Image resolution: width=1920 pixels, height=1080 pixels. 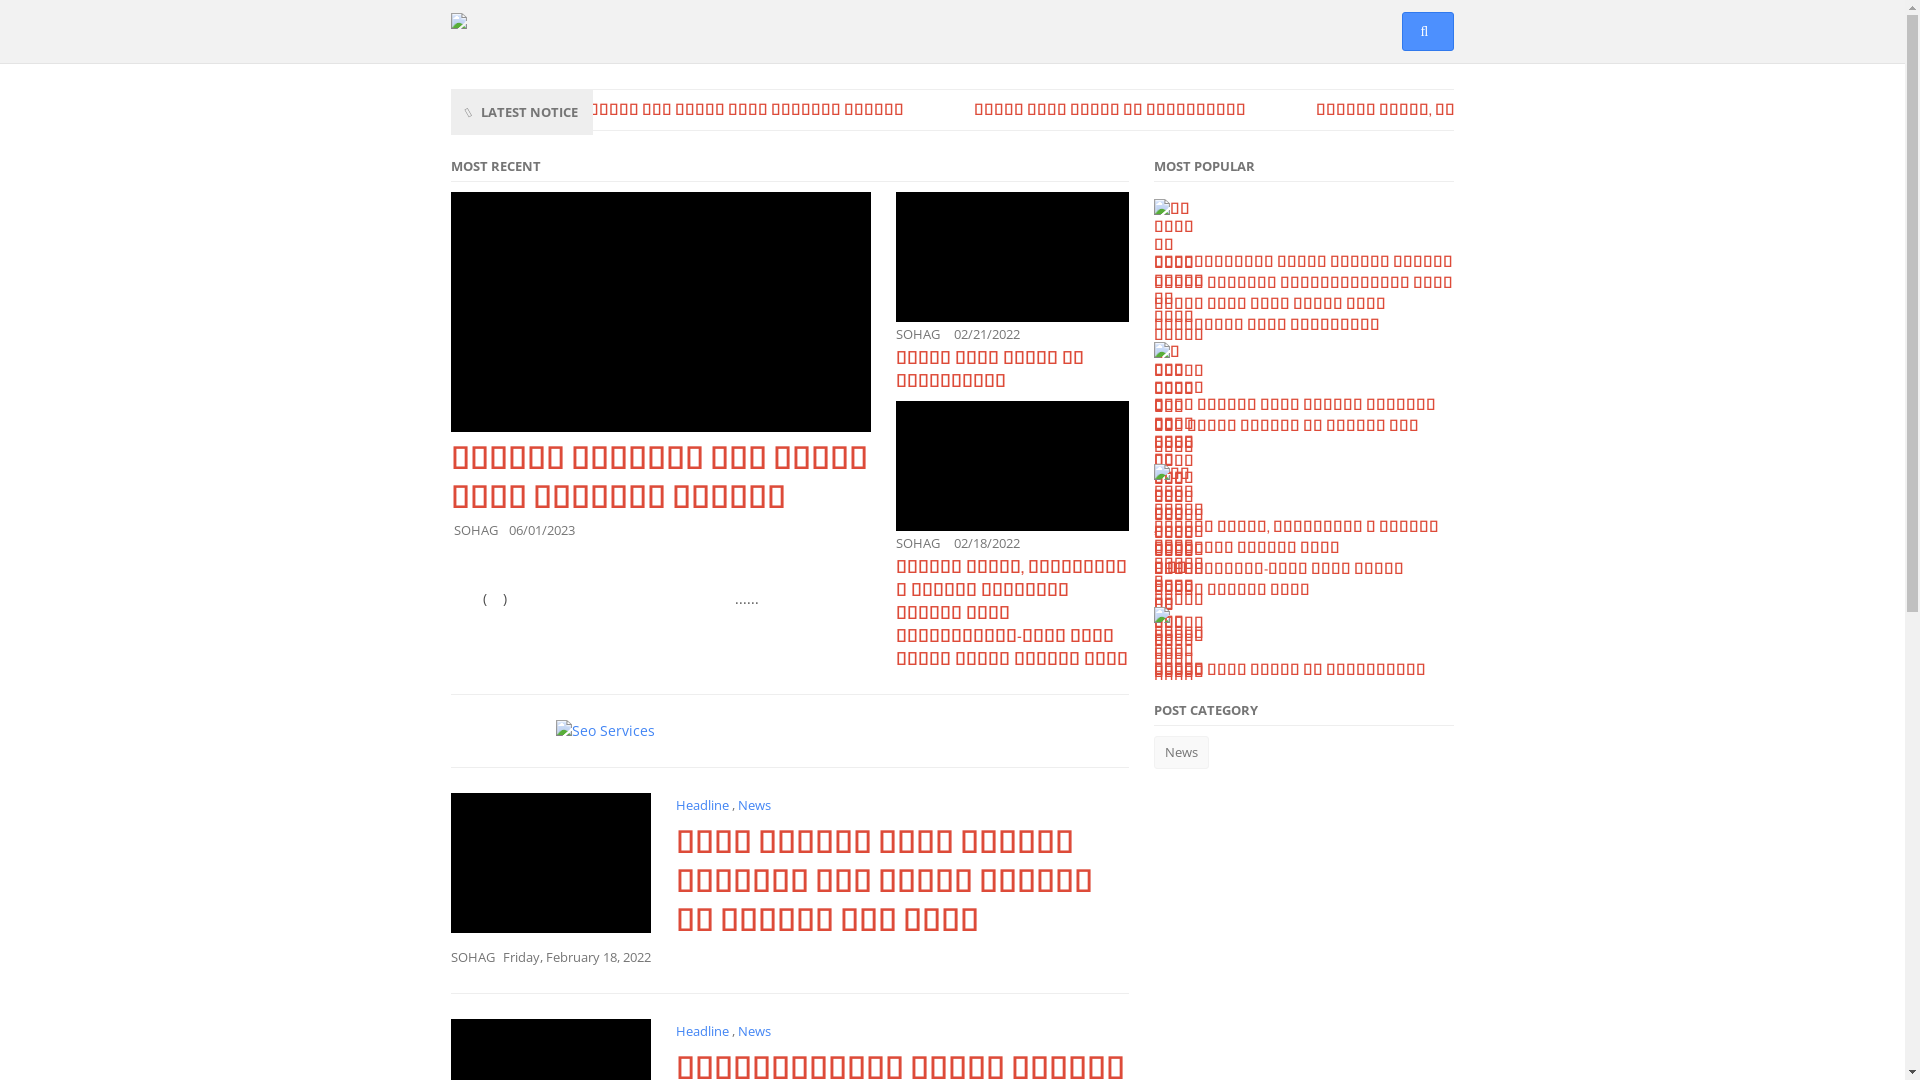 What do you see at coordinates (676, 1030) in the screenshot?
I see `'Headline'` at bounding box center [676, 1030].